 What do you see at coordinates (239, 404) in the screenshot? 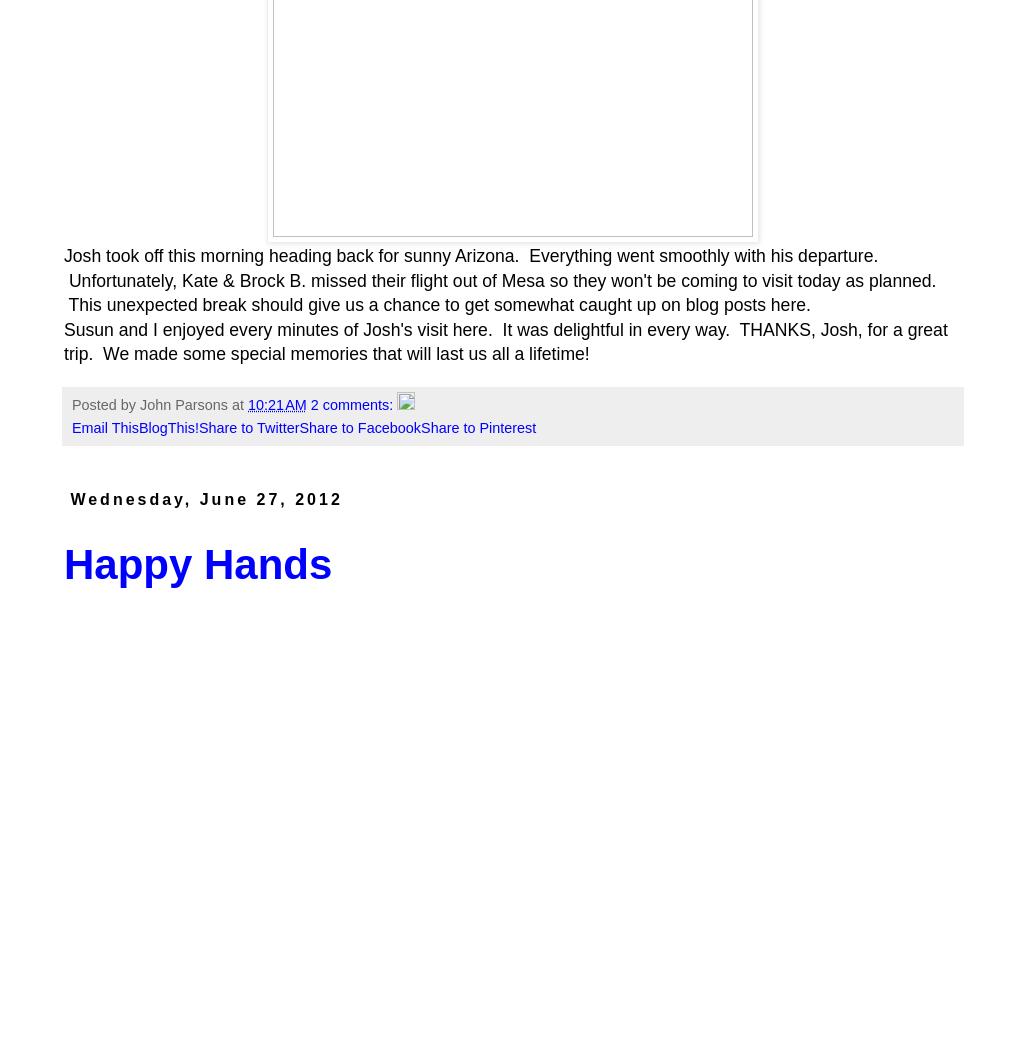
I see `'at'` at bounding box center [239, 404].